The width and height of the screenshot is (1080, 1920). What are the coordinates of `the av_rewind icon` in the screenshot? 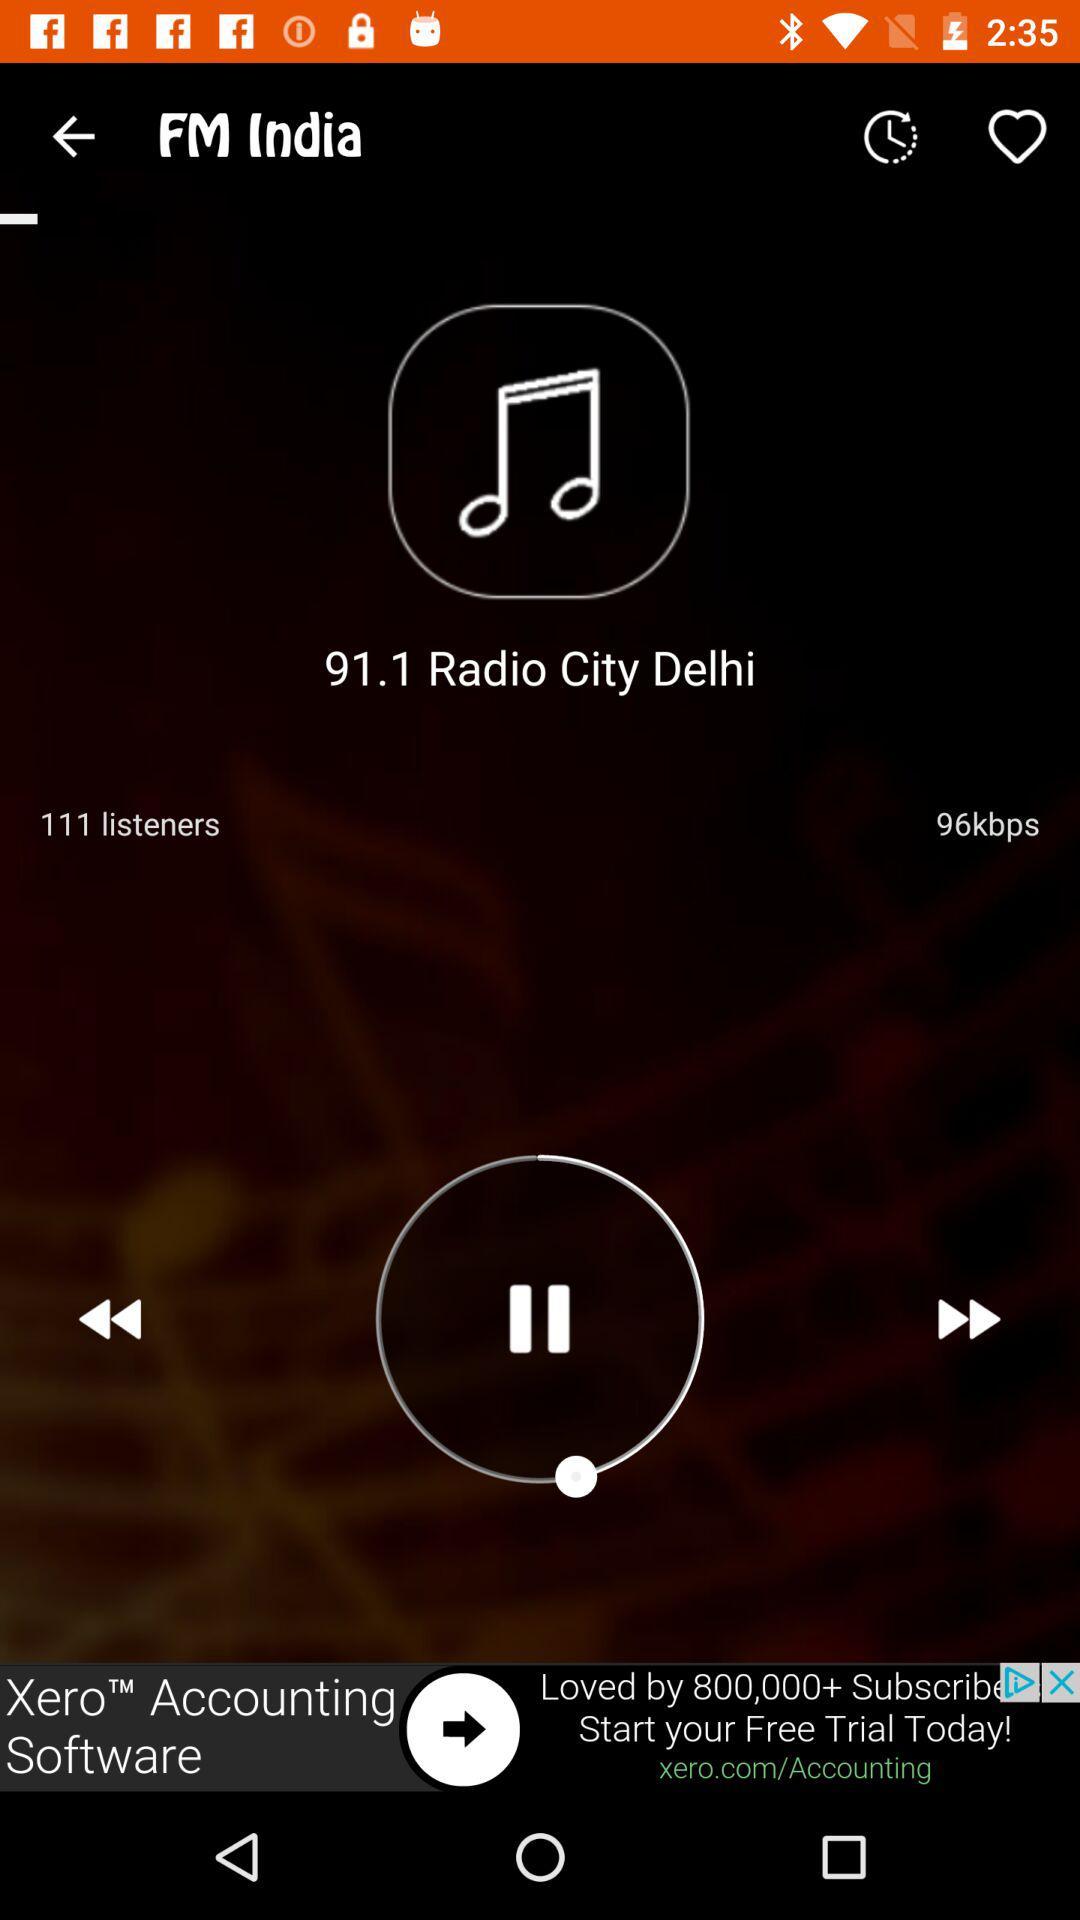 It's located at (110, 1319).